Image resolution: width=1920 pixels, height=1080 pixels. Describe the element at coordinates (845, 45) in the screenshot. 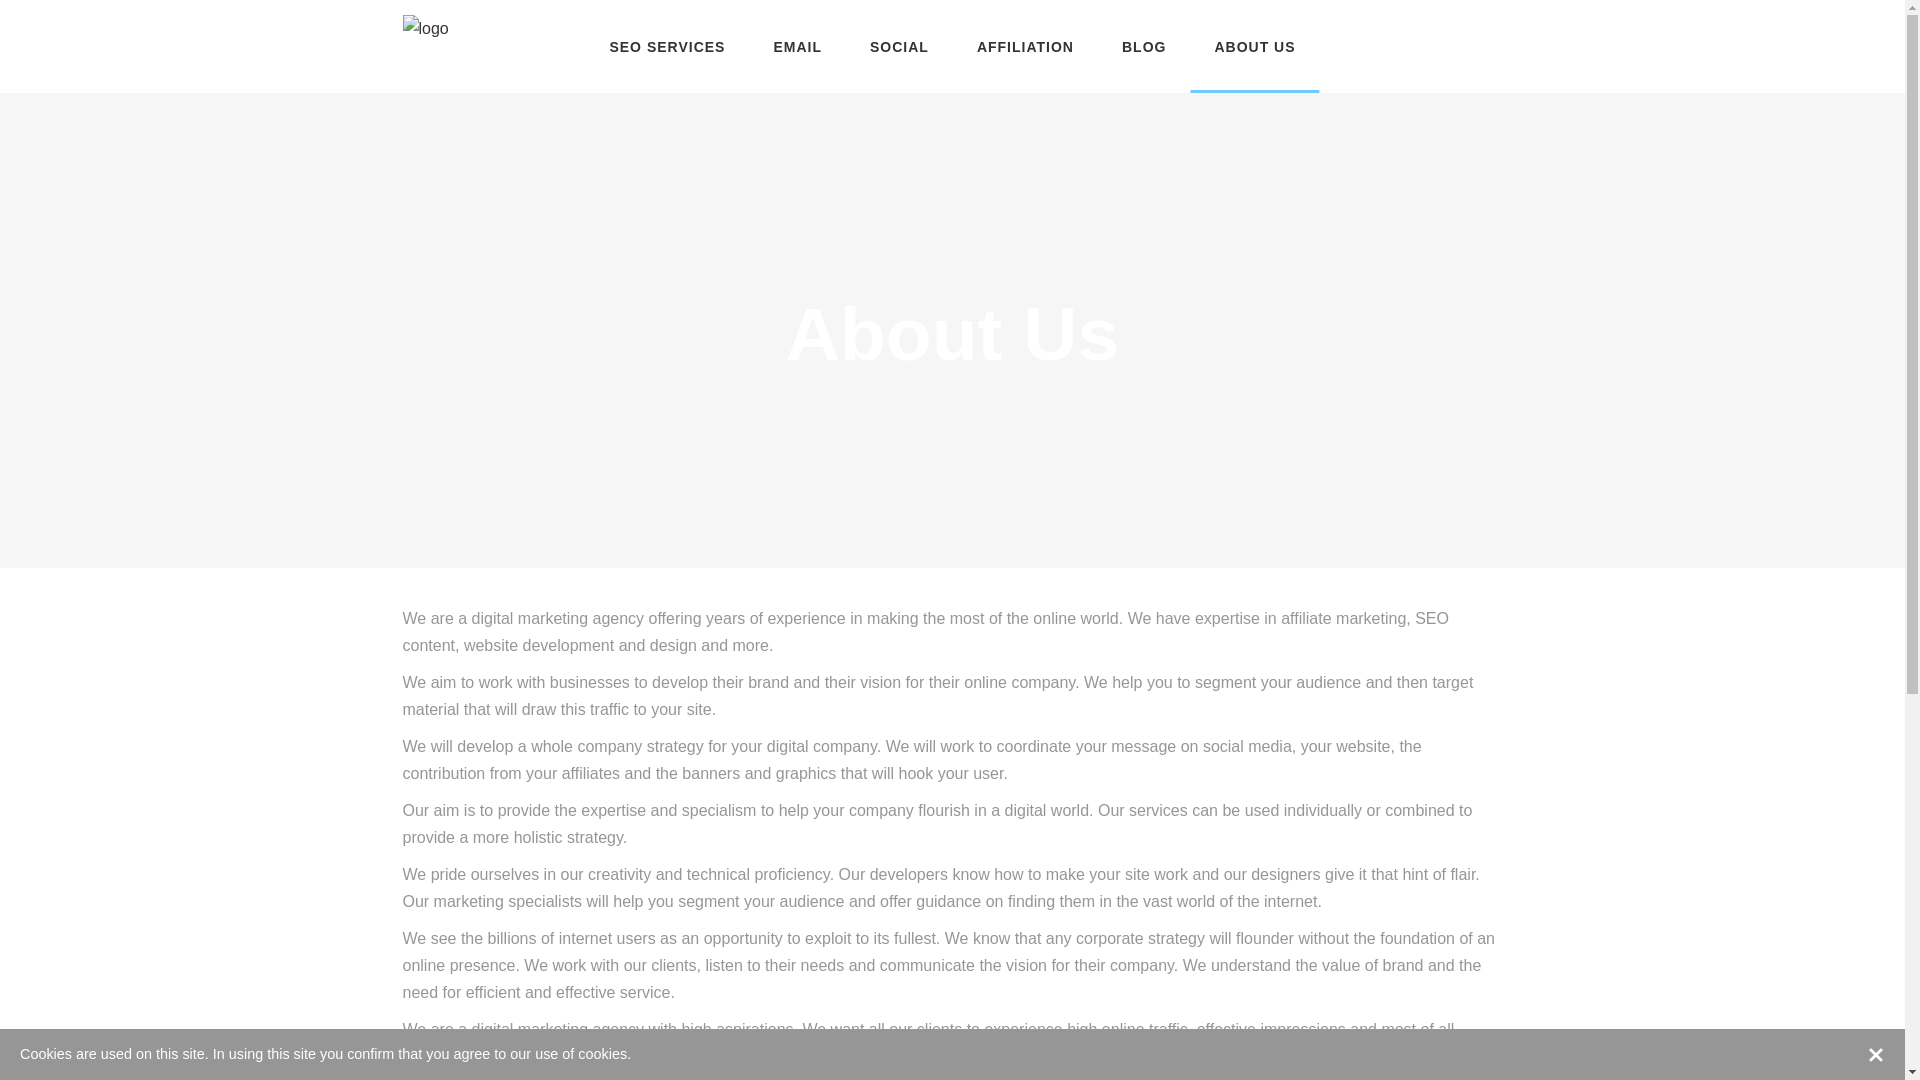

I see `'SOCIAL'` at that location.